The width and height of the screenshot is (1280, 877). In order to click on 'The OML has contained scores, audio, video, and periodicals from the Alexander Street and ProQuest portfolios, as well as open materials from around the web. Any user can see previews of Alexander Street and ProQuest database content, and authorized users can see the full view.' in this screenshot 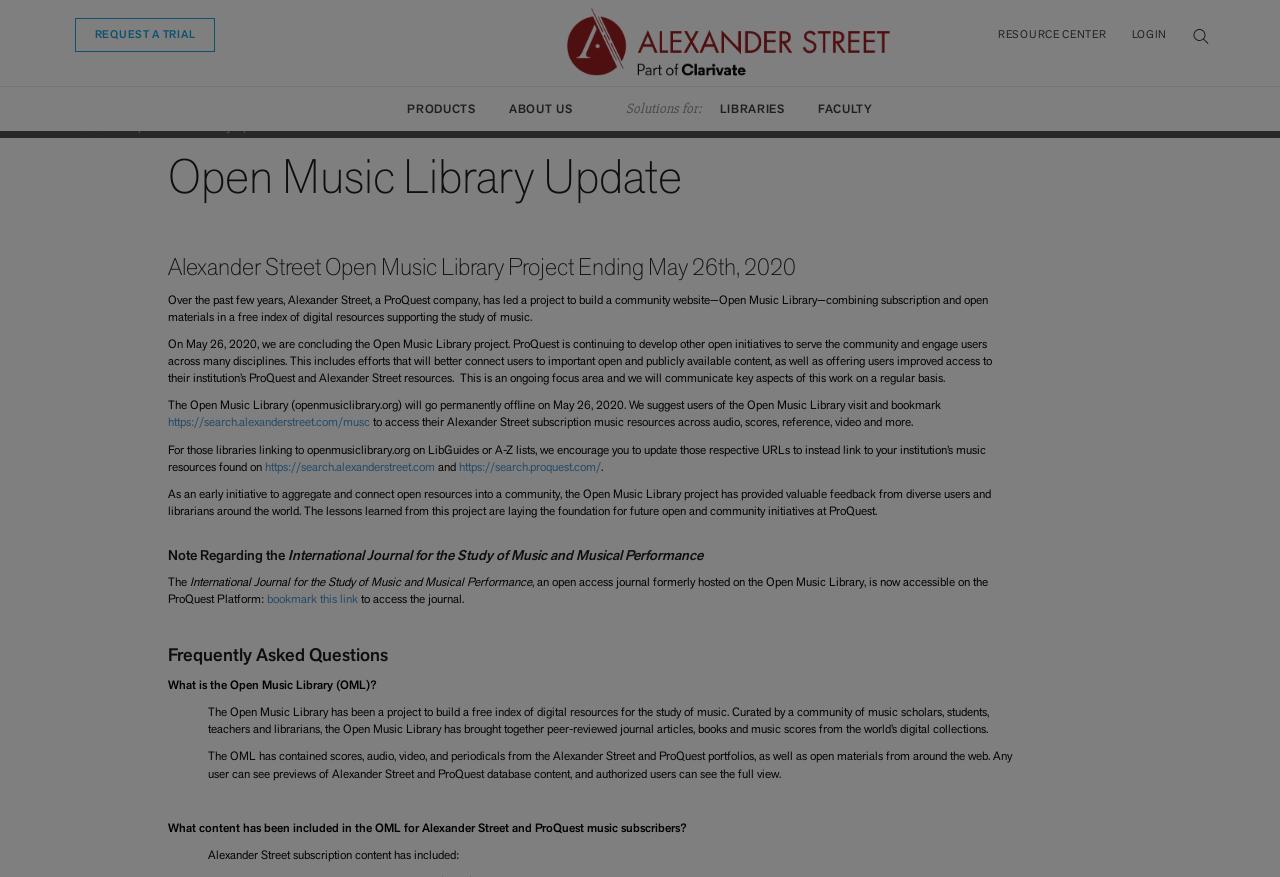, I will do `click(608, 764)`.